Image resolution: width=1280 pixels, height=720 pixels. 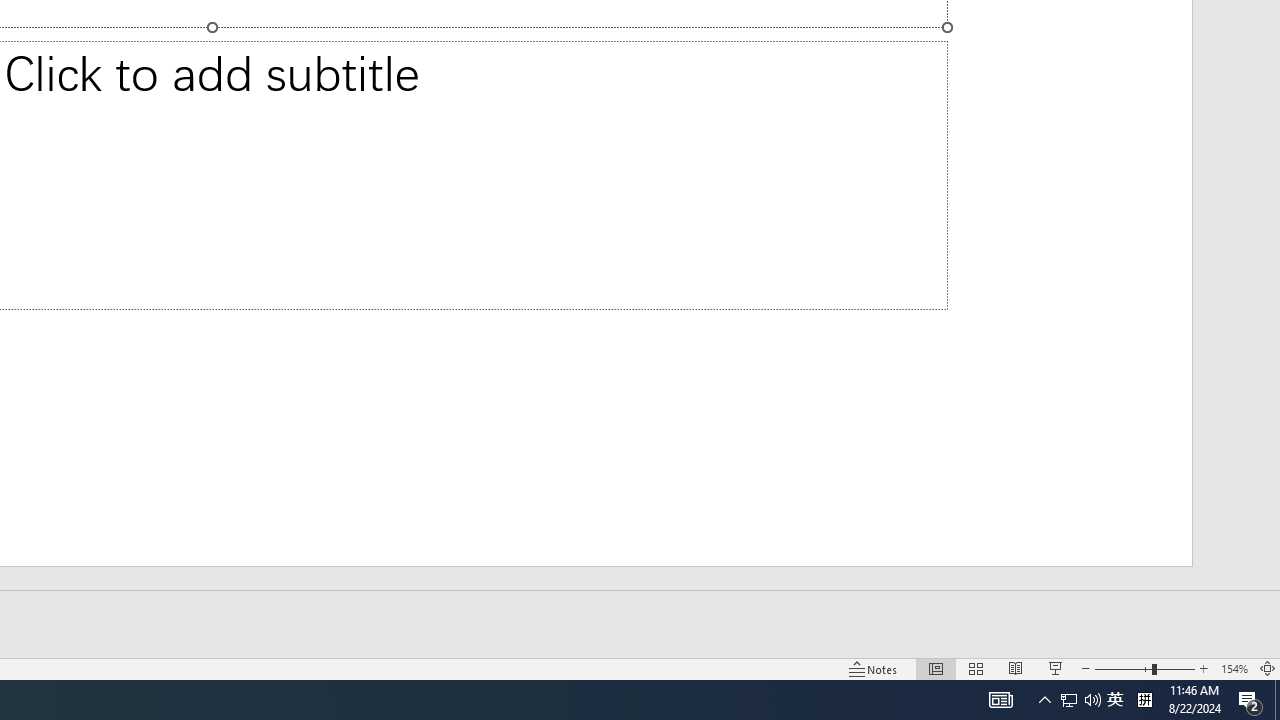 I want to click on 'Slide Show', so click(x=1055, y=669).